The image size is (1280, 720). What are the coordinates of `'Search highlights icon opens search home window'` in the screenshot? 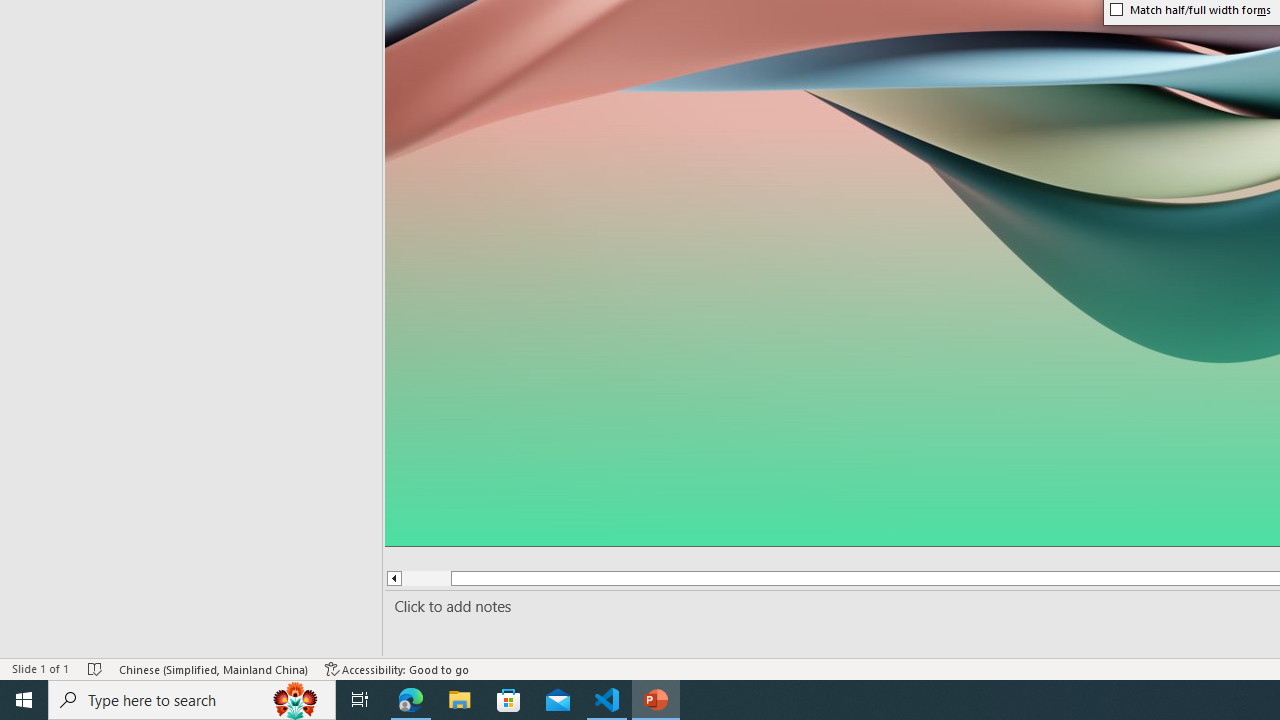 It's located at (294, 698).